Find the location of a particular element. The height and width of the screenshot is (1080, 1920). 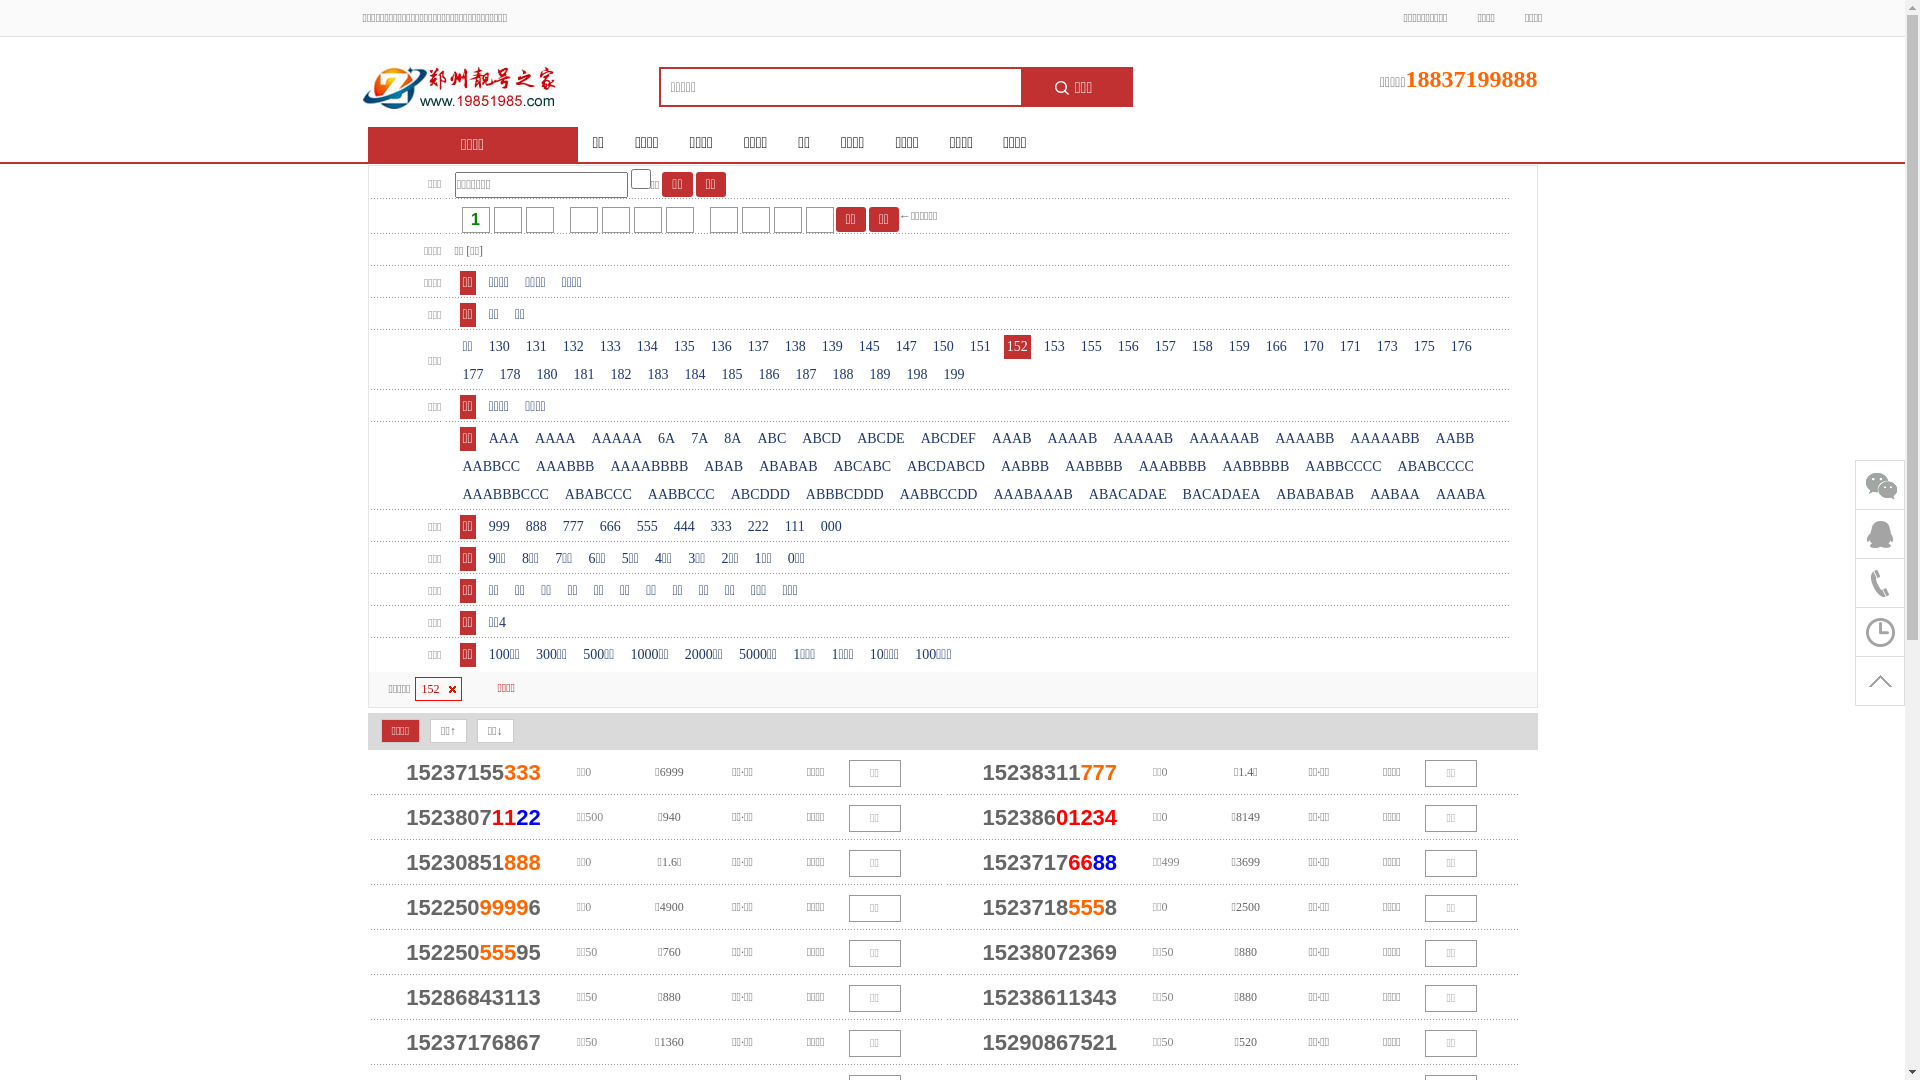

'AAABBBCCC' is located at coordinates (505, 494).